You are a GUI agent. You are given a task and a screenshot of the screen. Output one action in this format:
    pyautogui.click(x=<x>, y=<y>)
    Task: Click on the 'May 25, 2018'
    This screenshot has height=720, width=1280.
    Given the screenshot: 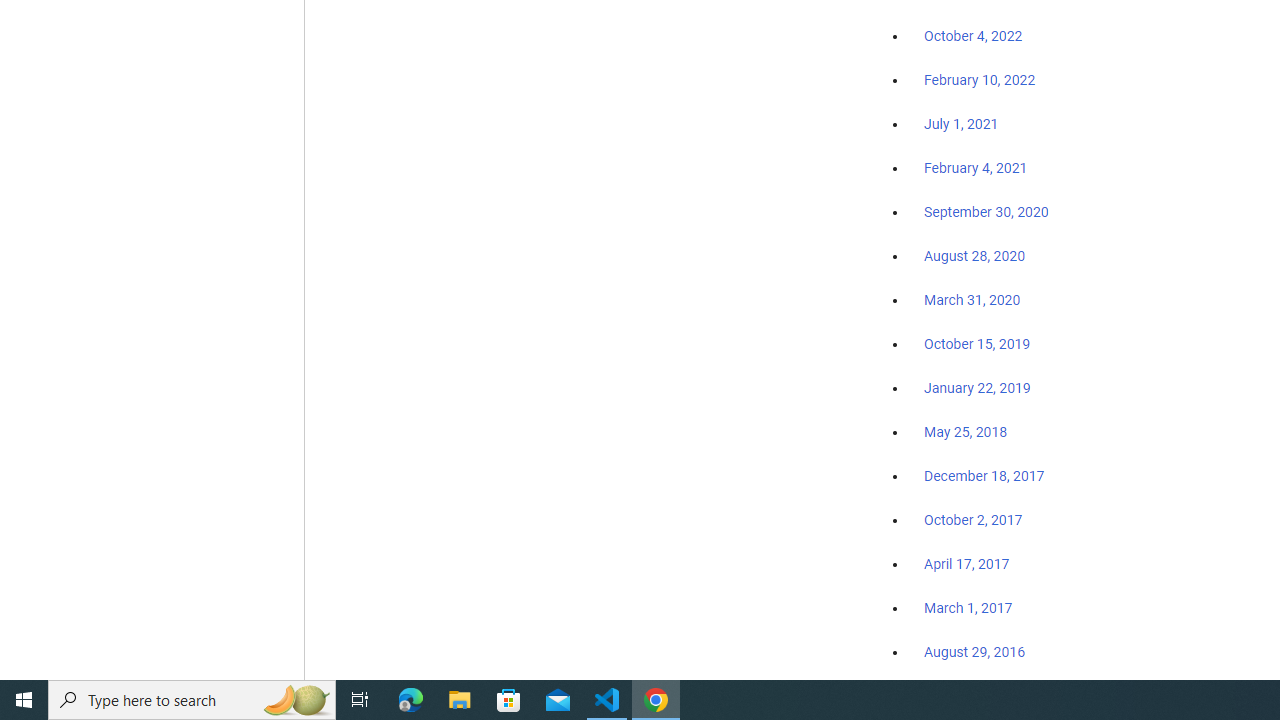 What is the action you would take?
    pyautogui.click(x=966, y=431)
    